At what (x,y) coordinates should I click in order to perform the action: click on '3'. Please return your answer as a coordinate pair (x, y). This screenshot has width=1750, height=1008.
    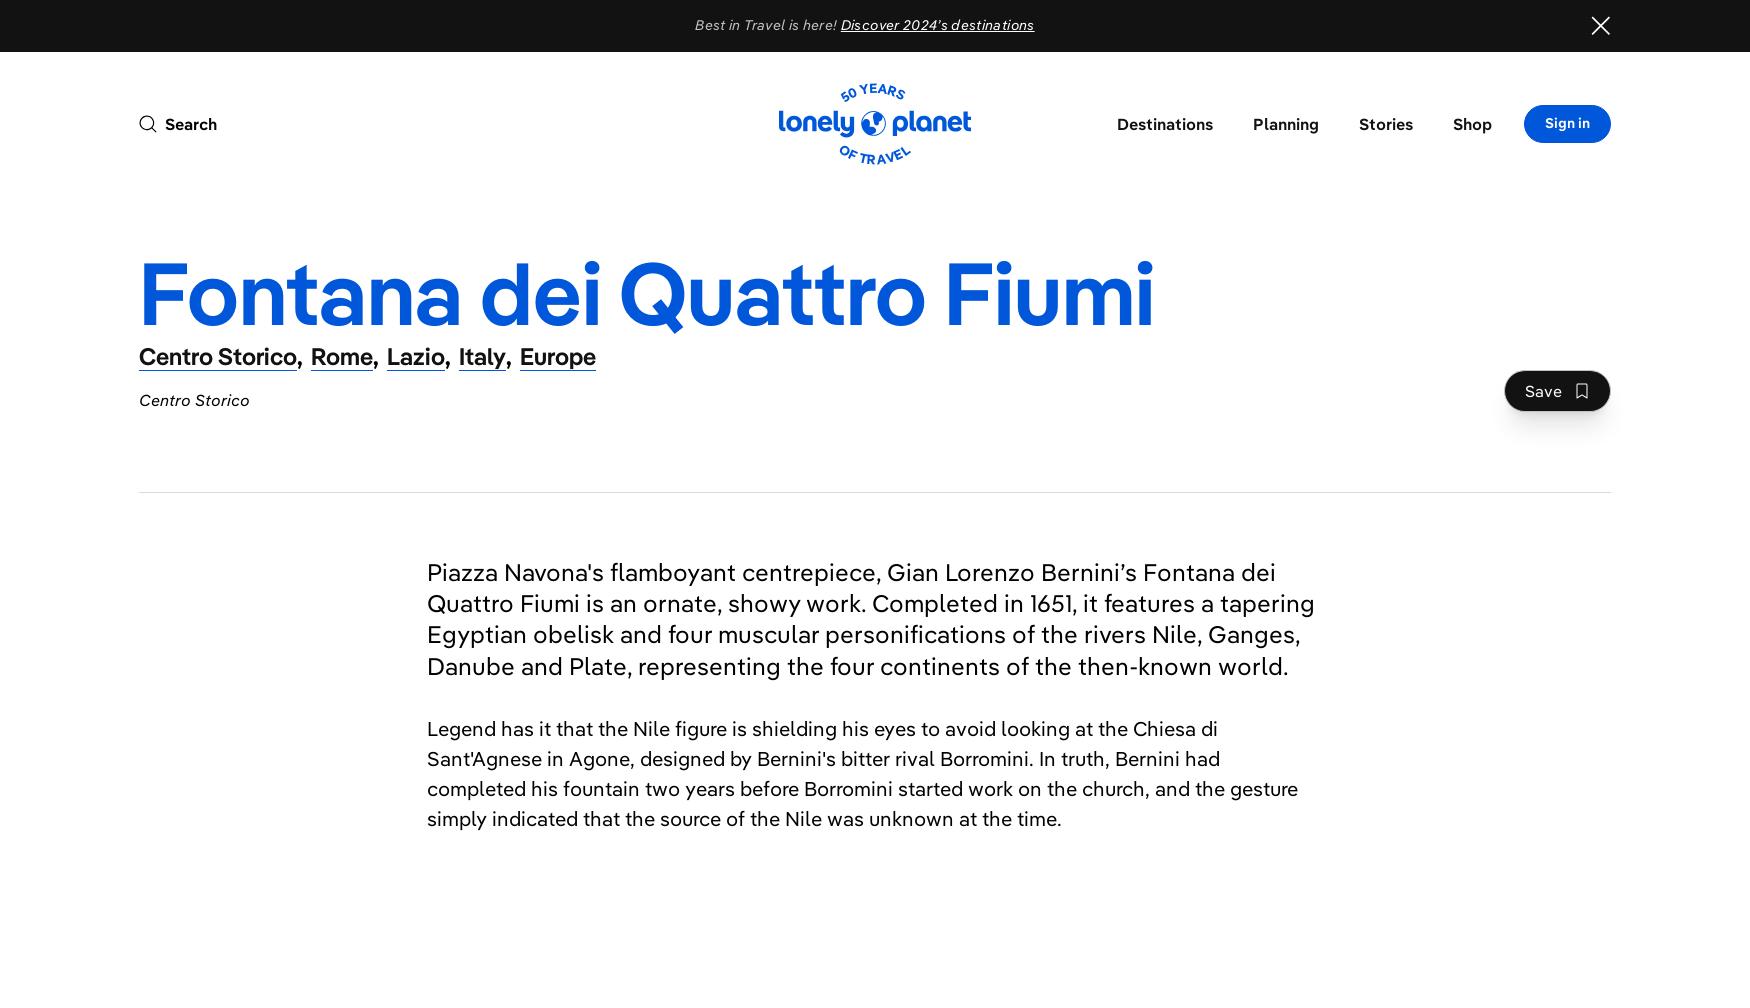
    Looking at the image, I should click on (904, 719).